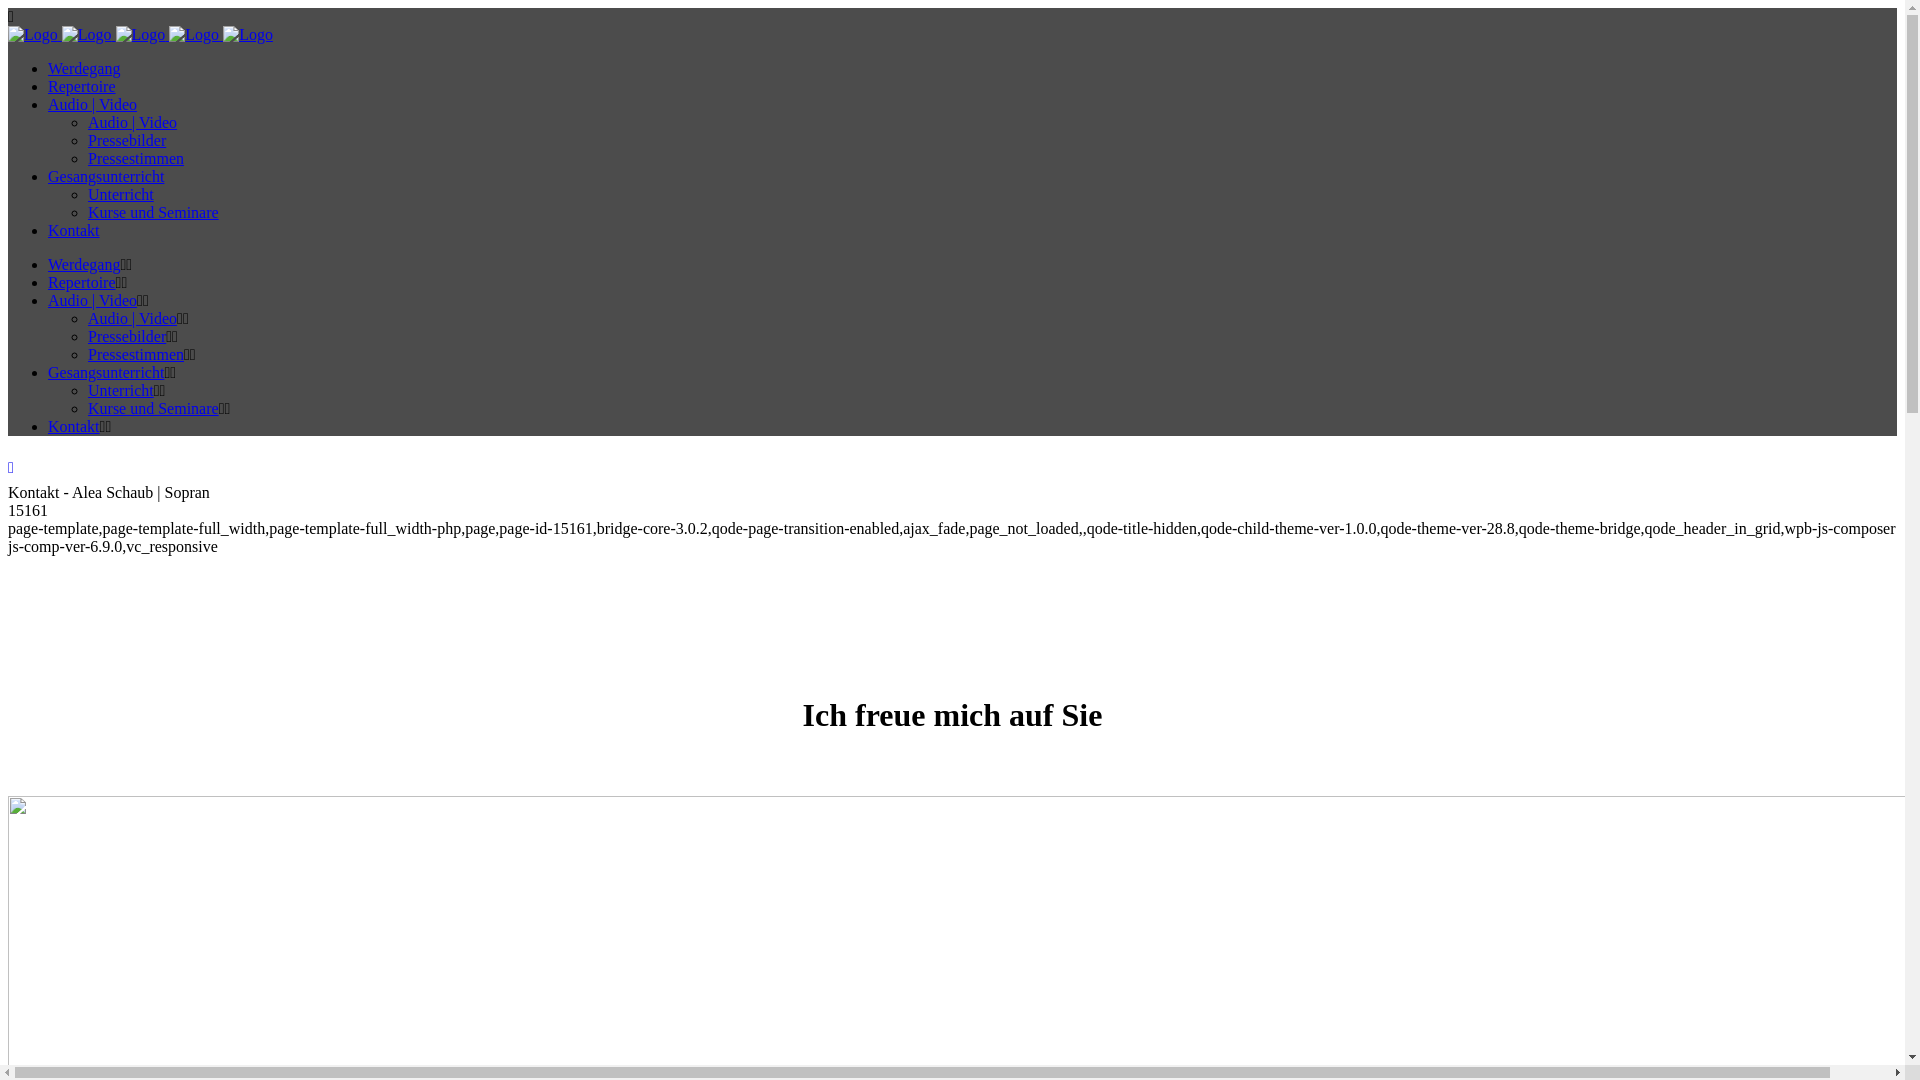 Image resolution: width=1920 pixels, height=1080 pixels. What do you see at coordinates (119, 194) in the screenshot?
I see `'Unterricht'` at bounding box center [119, 194].